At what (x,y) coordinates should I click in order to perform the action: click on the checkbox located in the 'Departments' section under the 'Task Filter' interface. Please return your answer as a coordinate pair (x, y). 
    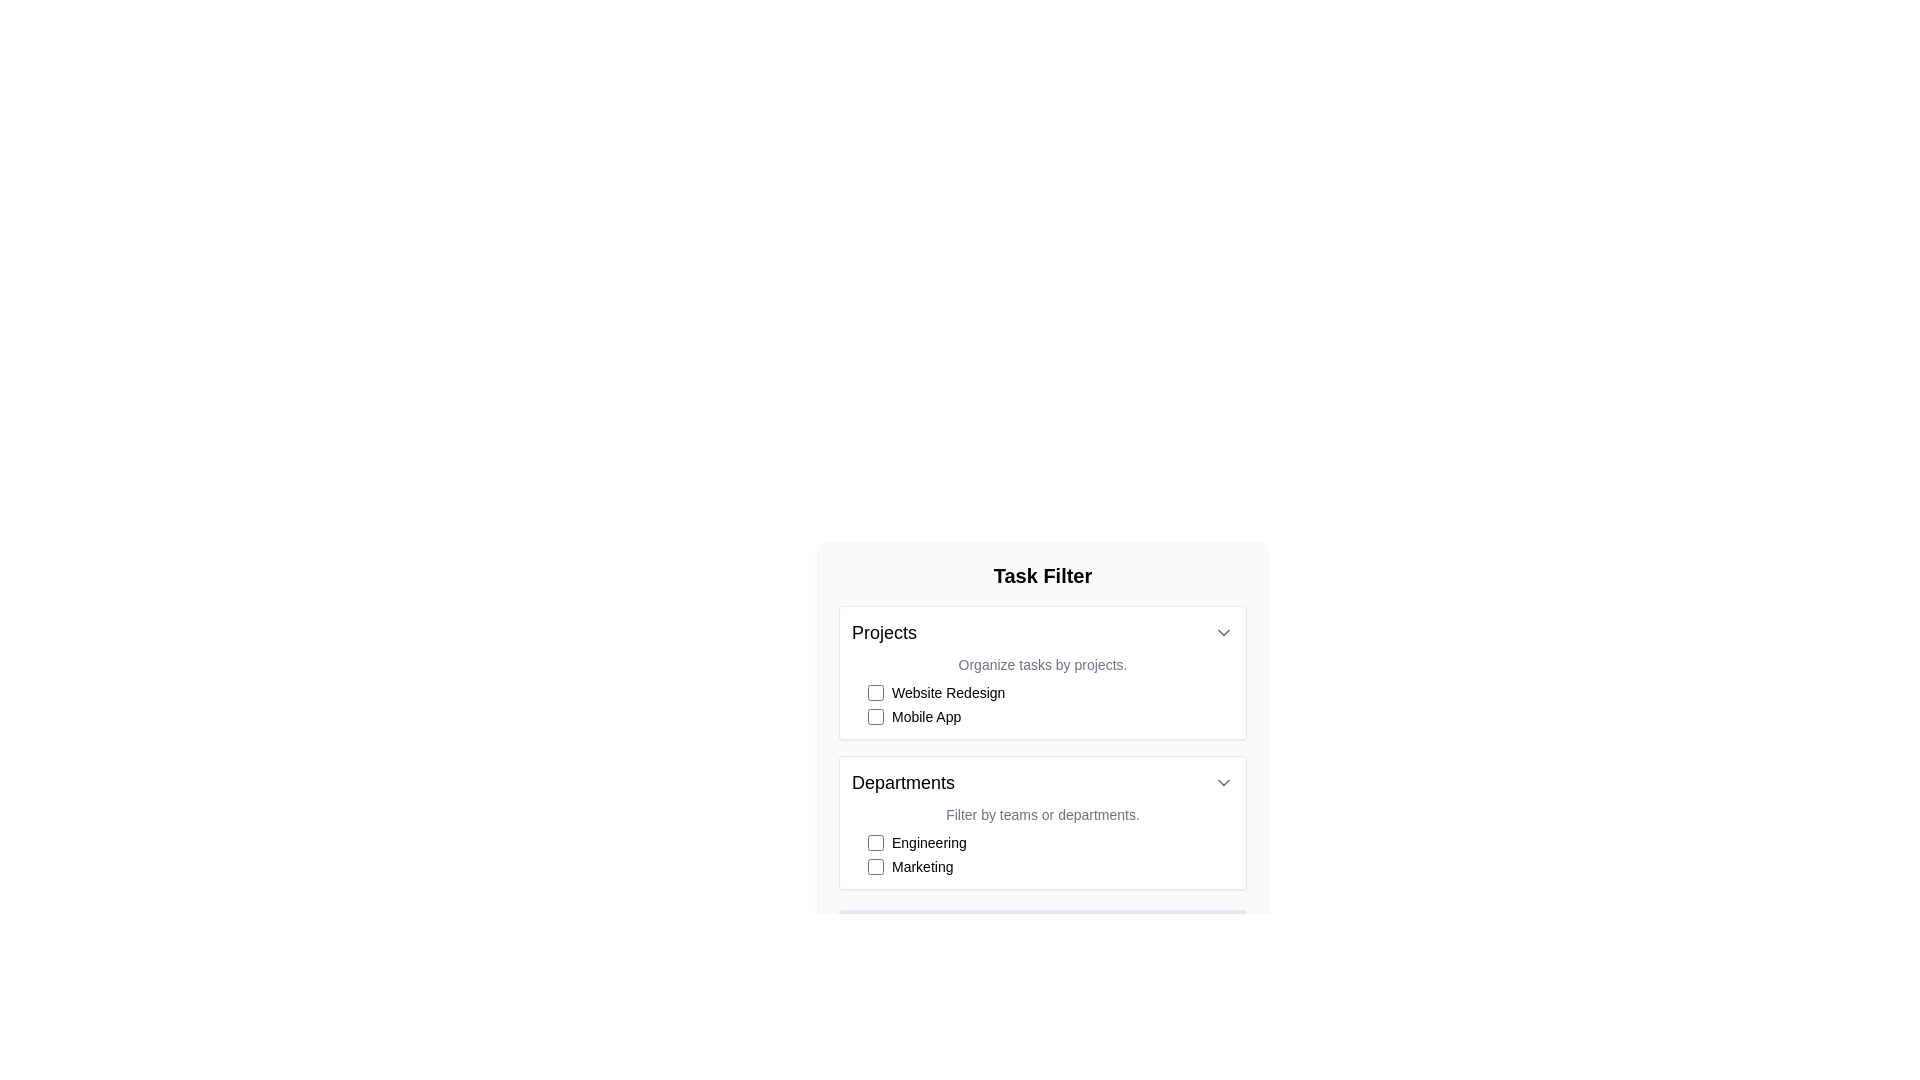
    Looking at the image, I should click on (875, 866).